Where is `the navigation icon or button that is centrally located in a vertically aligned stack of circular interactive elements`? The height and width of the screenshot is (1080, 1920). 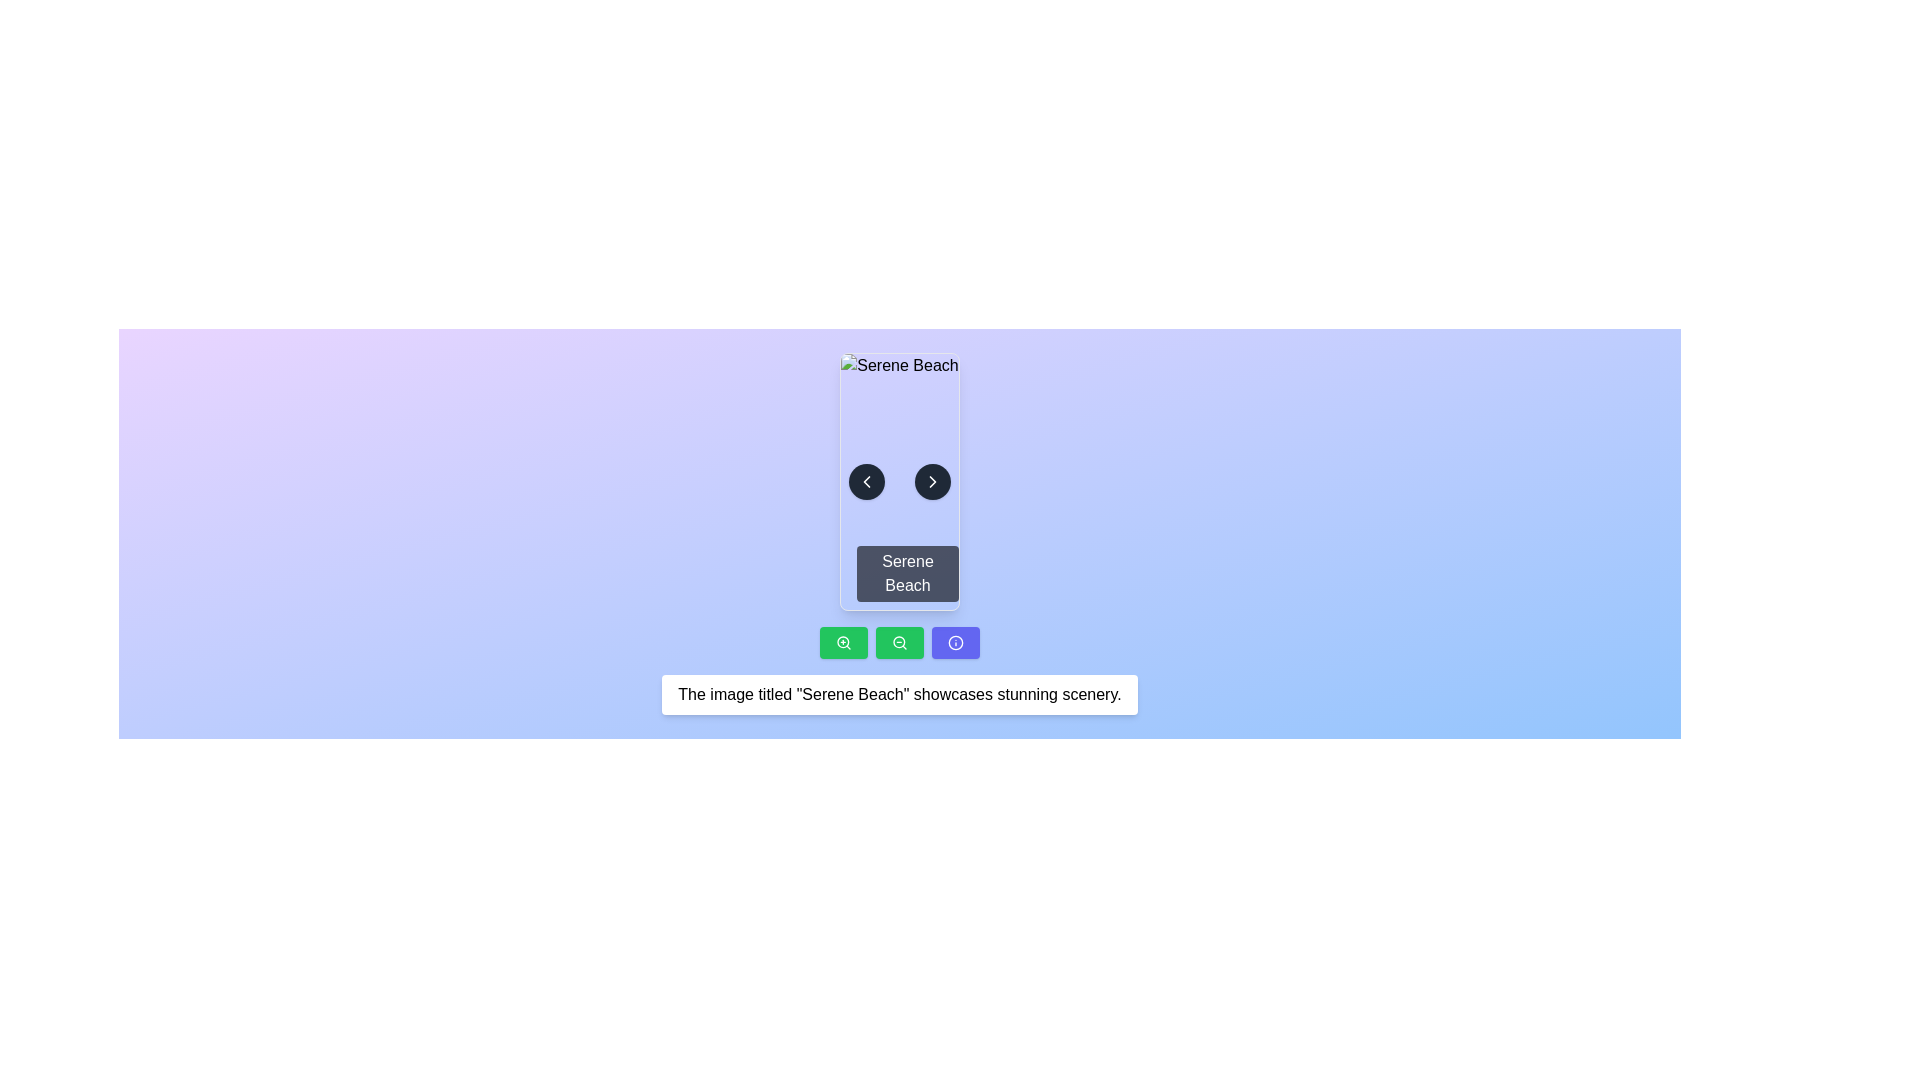
the navigation icon or button that is centrally located in a vertically aligned stack of circular interactive elements is located at coordinates (931, 482).